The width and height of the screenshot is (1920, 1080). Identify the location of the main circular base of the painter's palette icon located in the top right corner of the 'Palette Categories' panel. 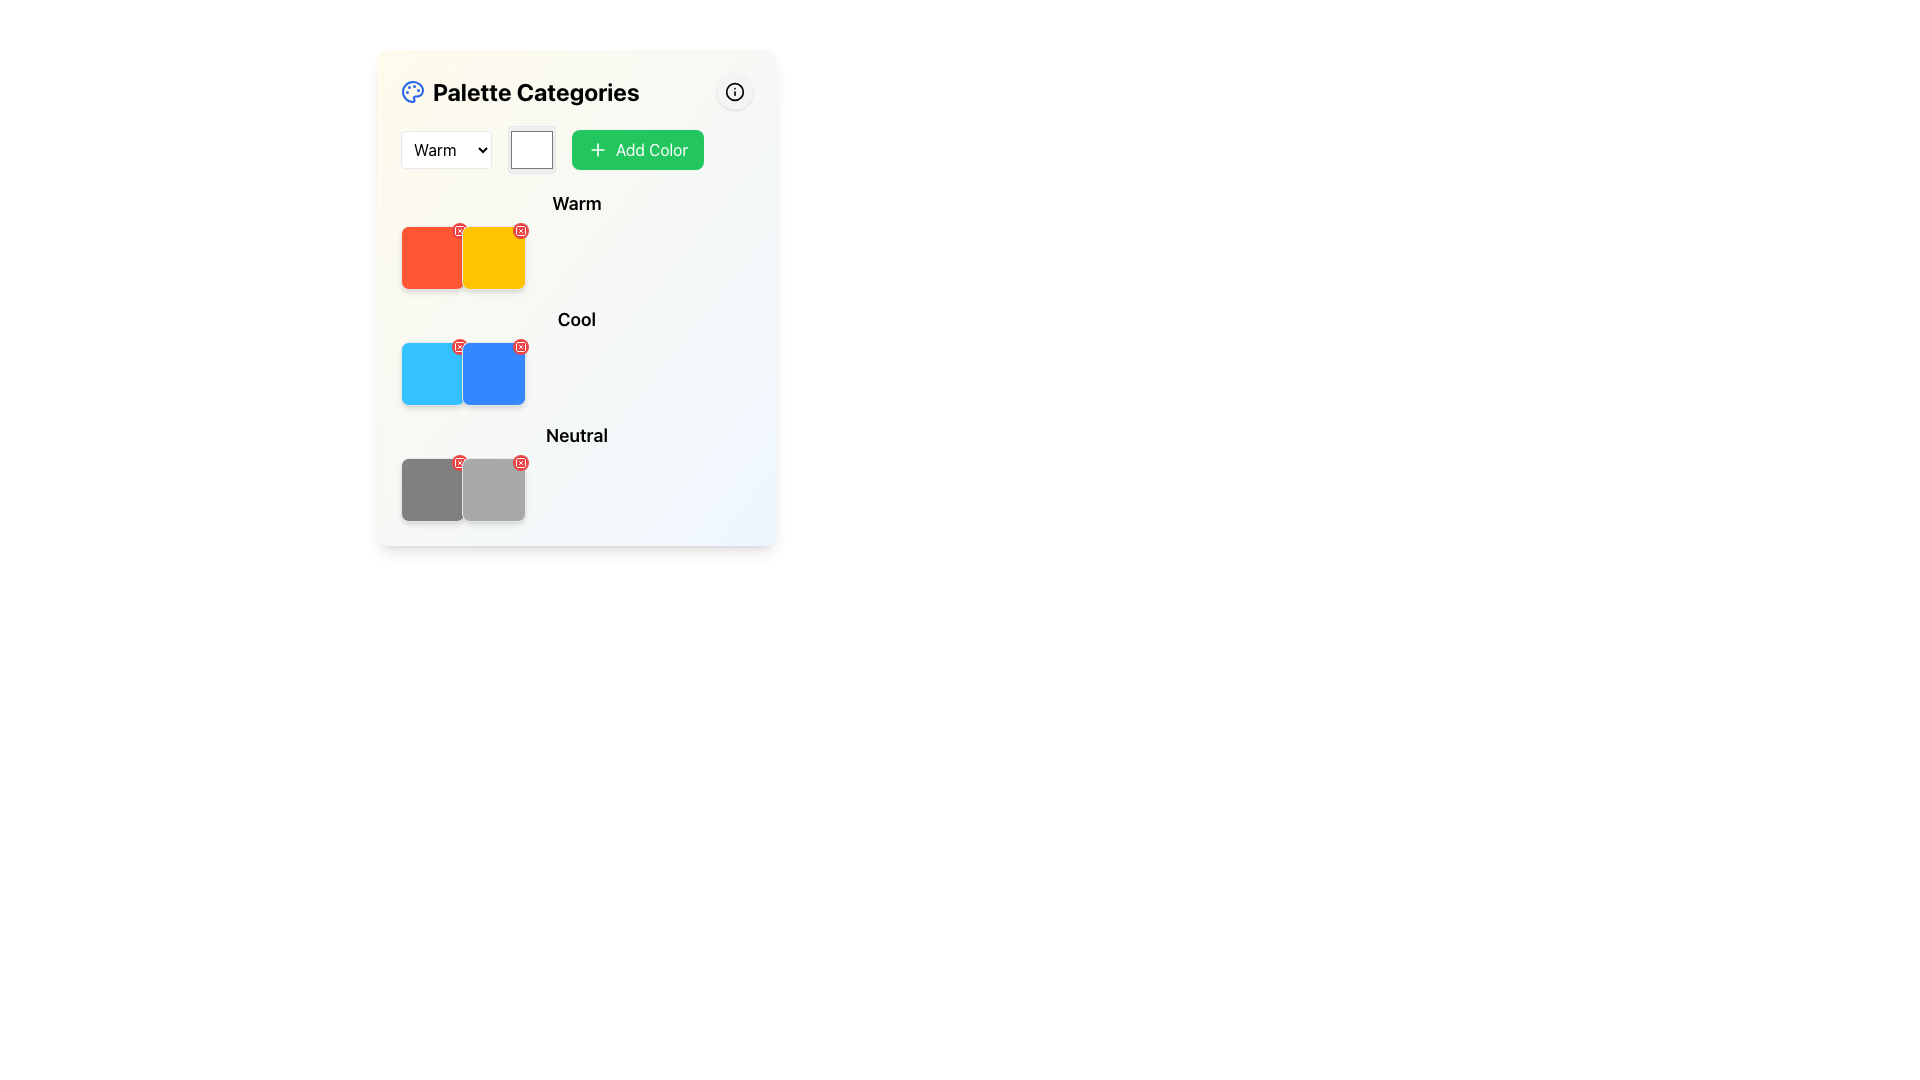
(411, 92).